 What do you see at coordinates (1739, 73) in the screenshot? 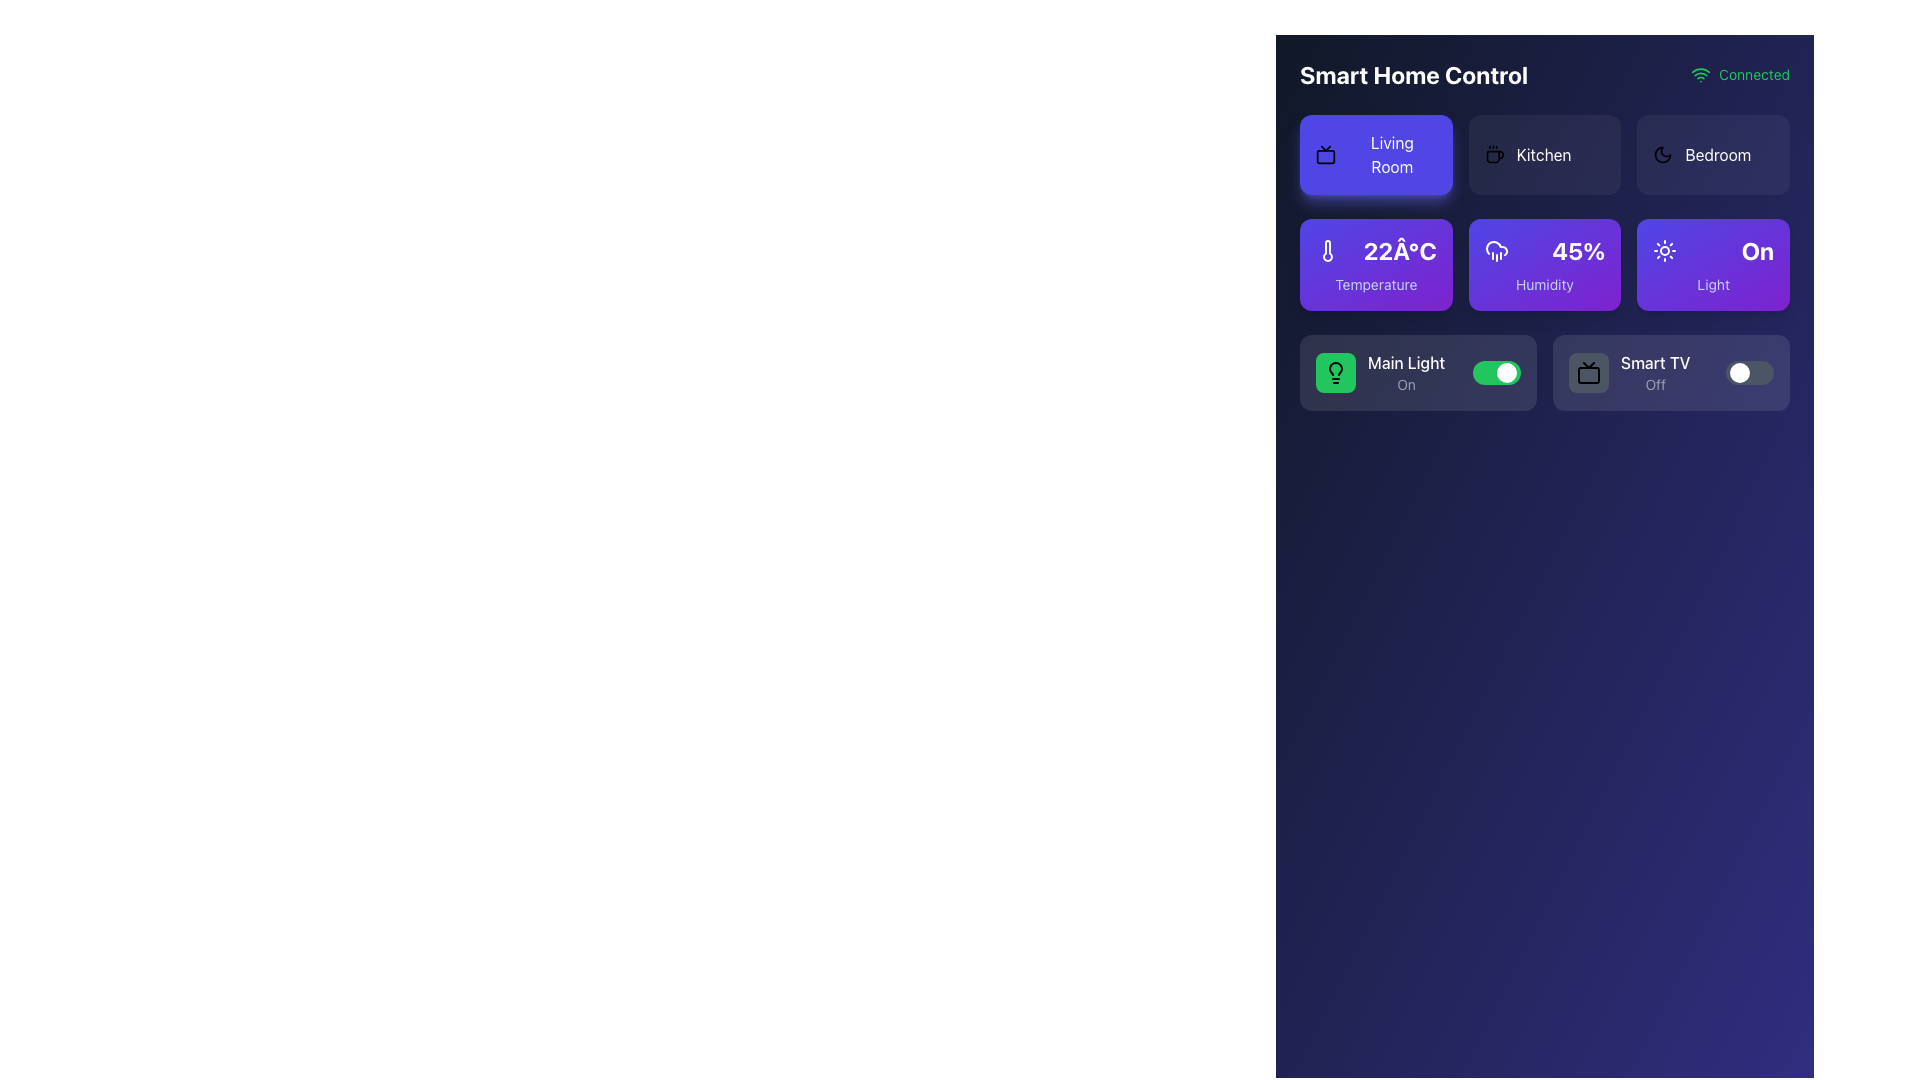
I see `the Status Indicator, which is a green element labeled 'Connected' located in the top-right corner of the interface, next to the 'Smart Home Control' title` at bounding box center [1739, 73].